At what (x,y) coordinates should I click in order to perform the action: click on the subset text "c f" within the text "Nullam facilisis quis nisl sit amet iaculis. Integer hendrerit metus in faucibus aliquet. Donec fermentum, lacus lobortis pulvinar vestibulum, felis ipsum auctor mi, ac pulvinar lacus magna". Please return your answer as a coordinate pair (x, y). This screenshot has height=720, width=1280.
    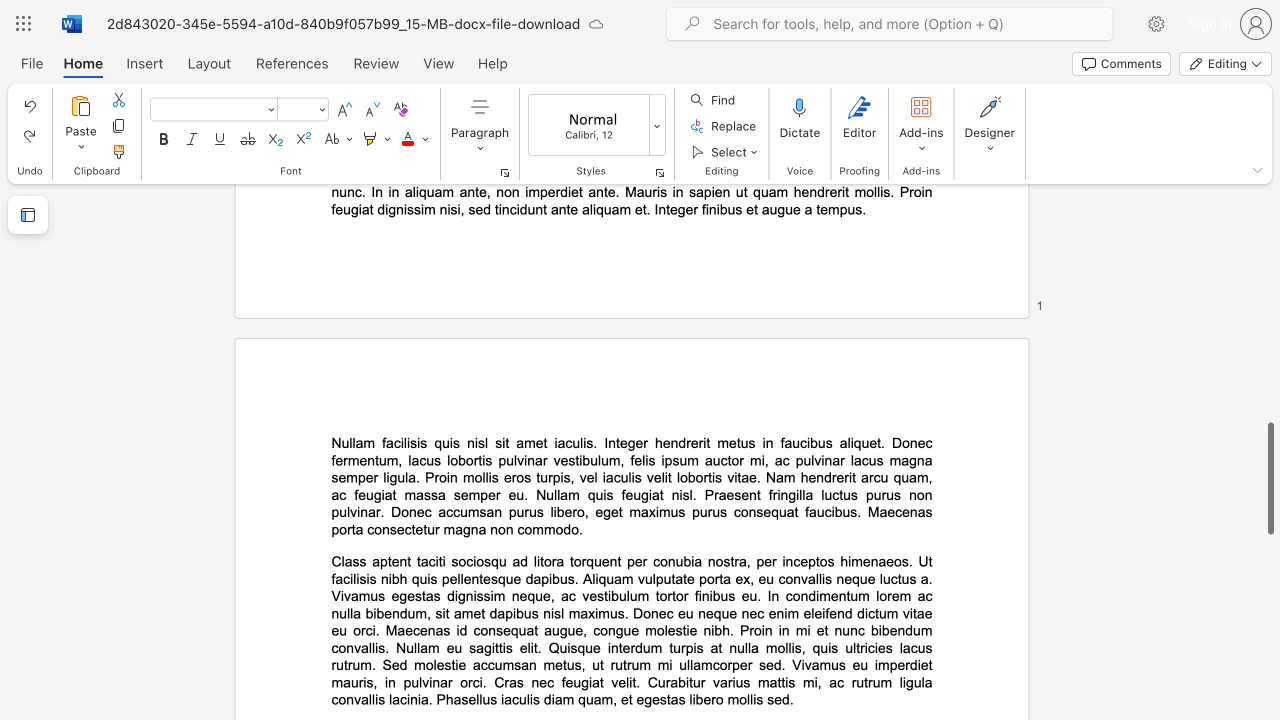
    Looking at the image, I should click on (924, 442).